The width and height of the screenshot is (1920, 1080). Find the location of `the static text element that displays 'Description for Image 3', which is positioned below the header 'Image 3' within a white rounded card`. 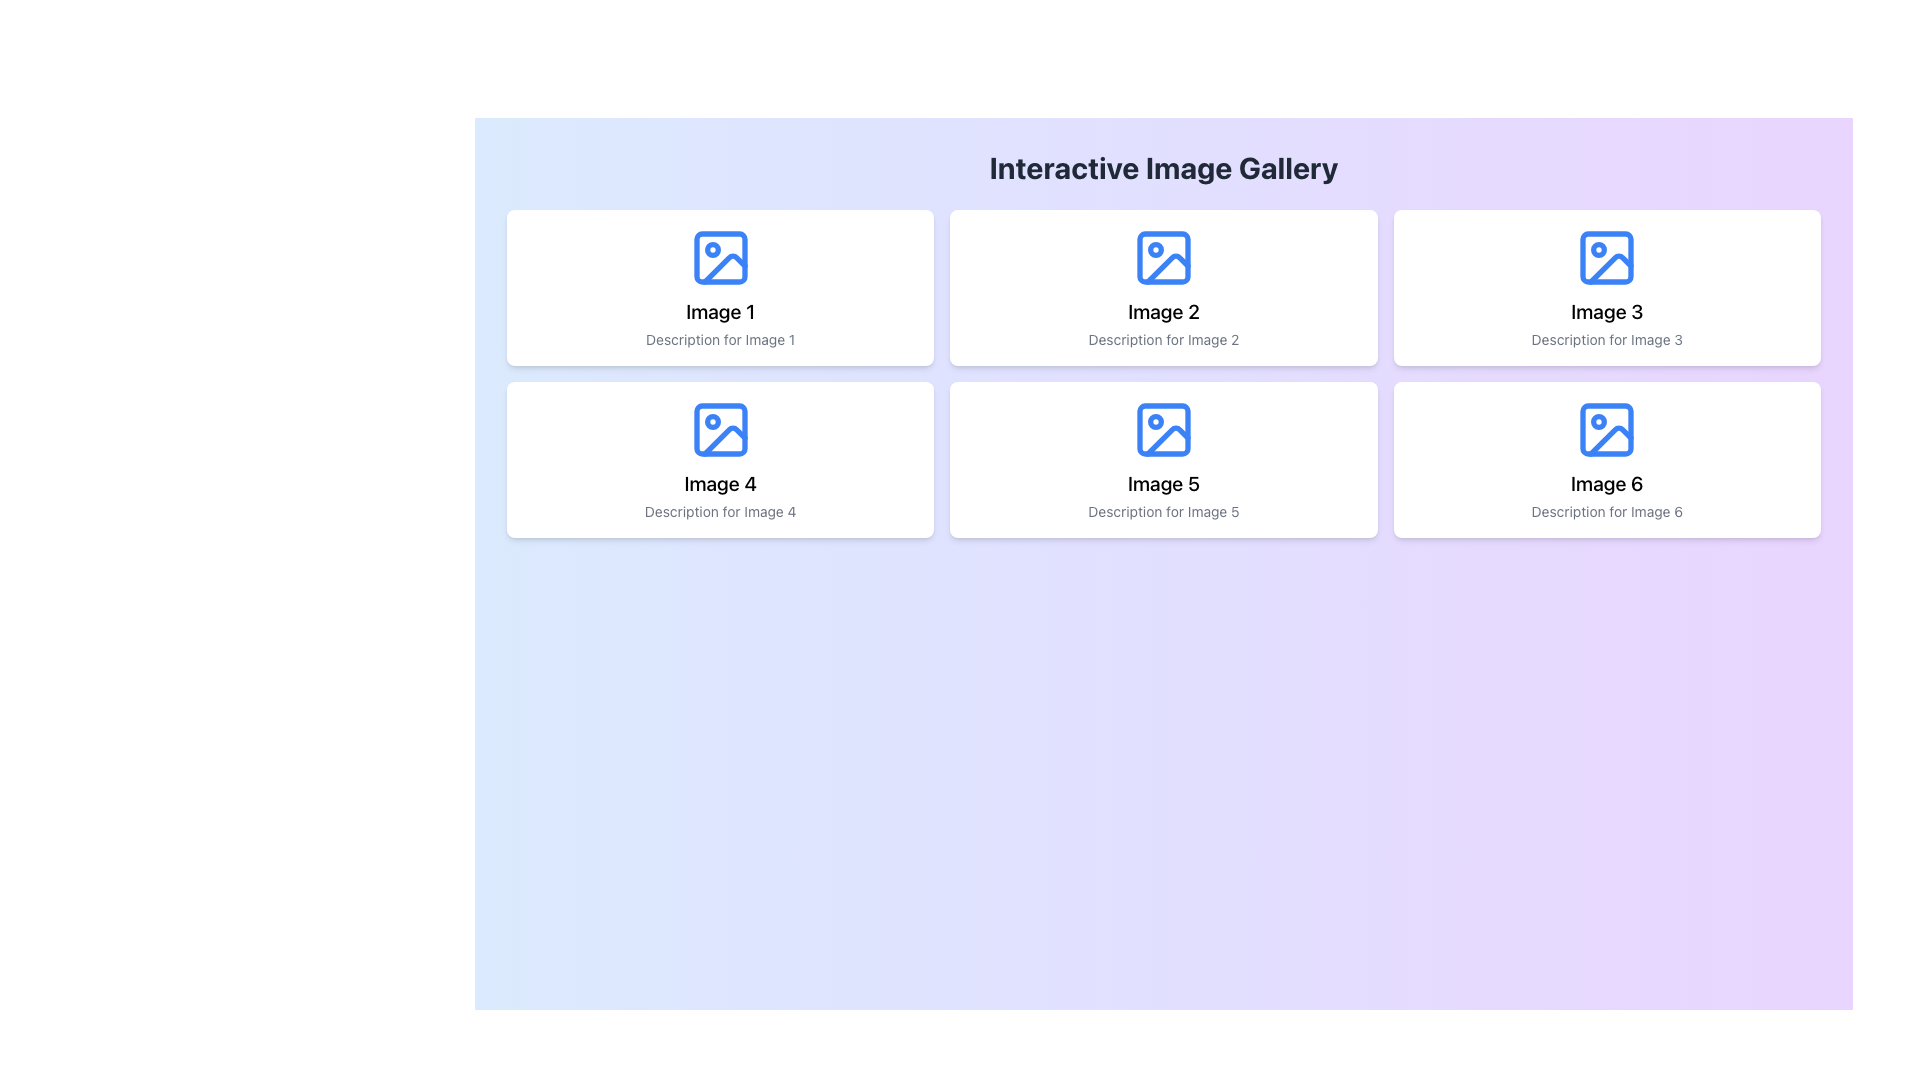

the static text element that displays 'Description for Image 3', which is positioned below the header 'Image 3' within a white rounded card is located at coordinates (1607, 338).